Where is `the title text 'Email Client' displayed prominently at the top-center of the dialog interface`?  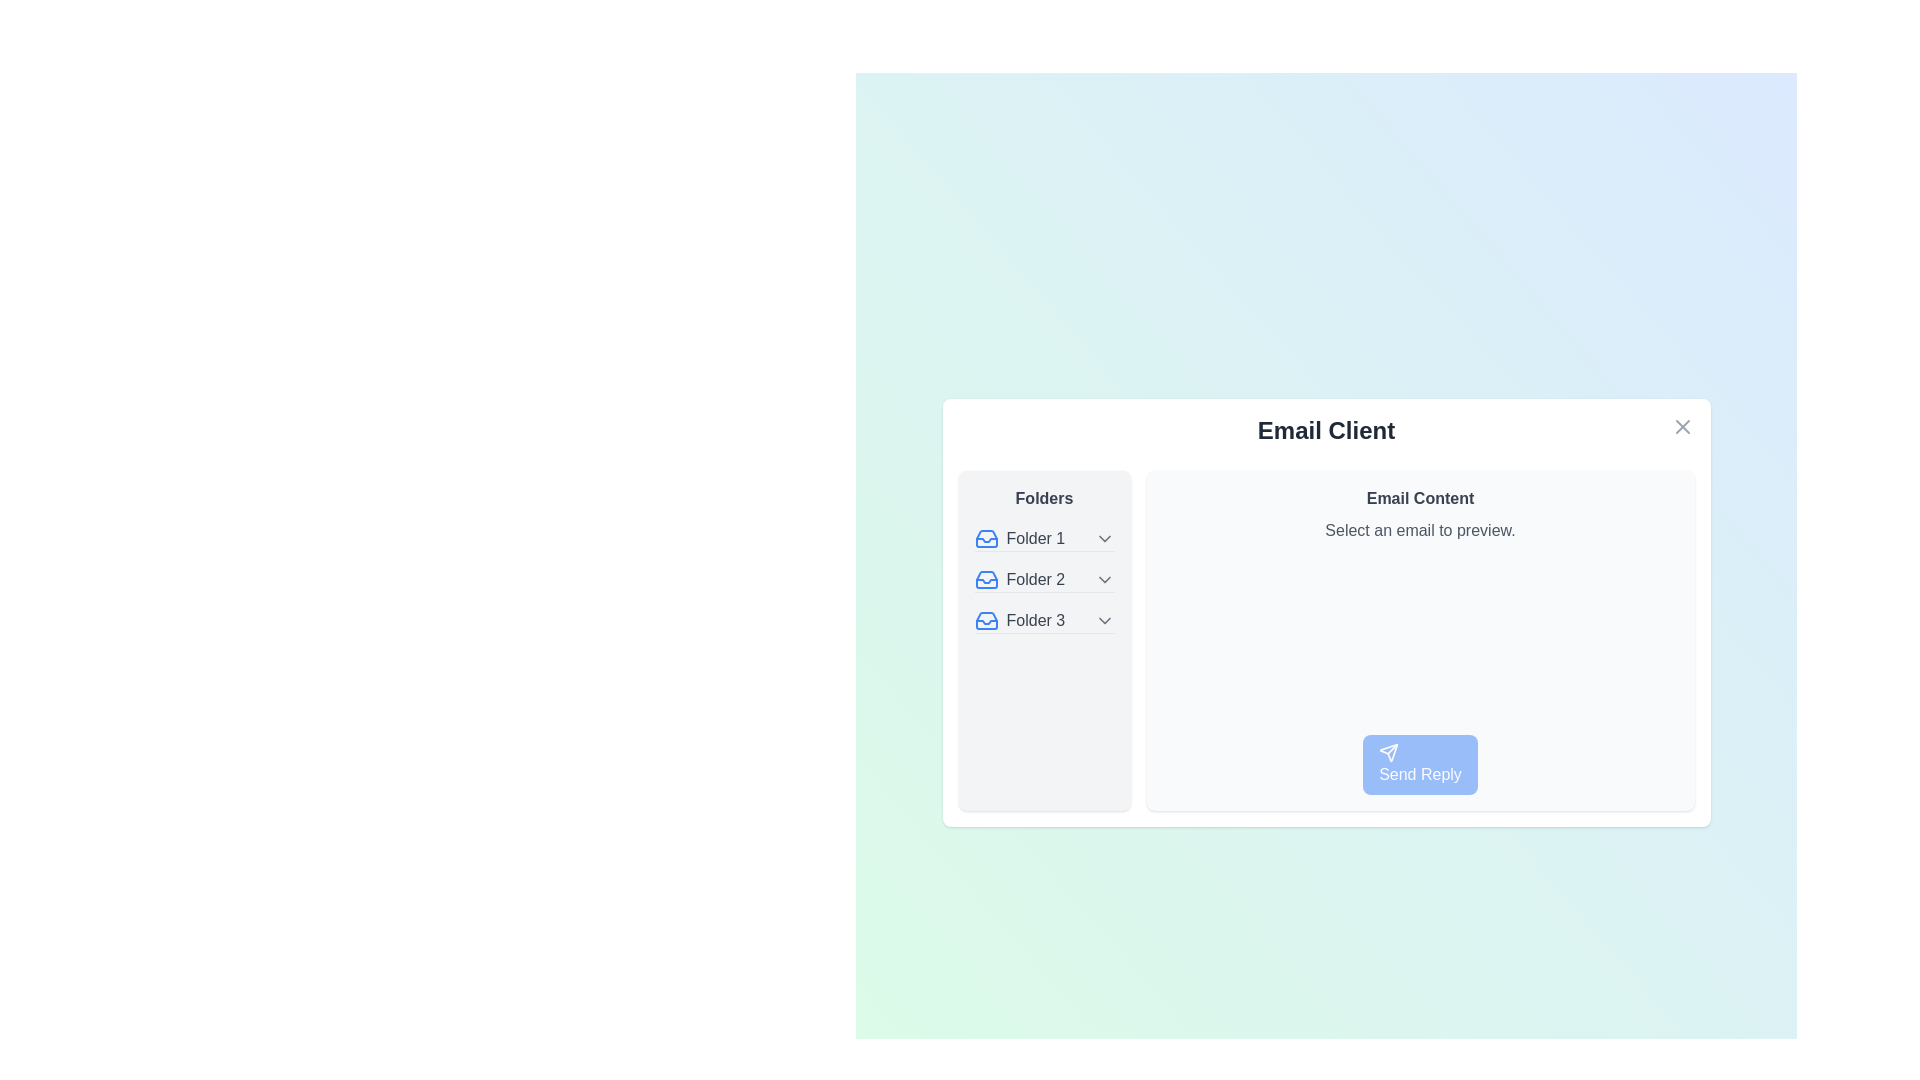
the title text 'Email Client' displayed prominently at the top-center of the dialog interface is located at coordinates (1326, 430).